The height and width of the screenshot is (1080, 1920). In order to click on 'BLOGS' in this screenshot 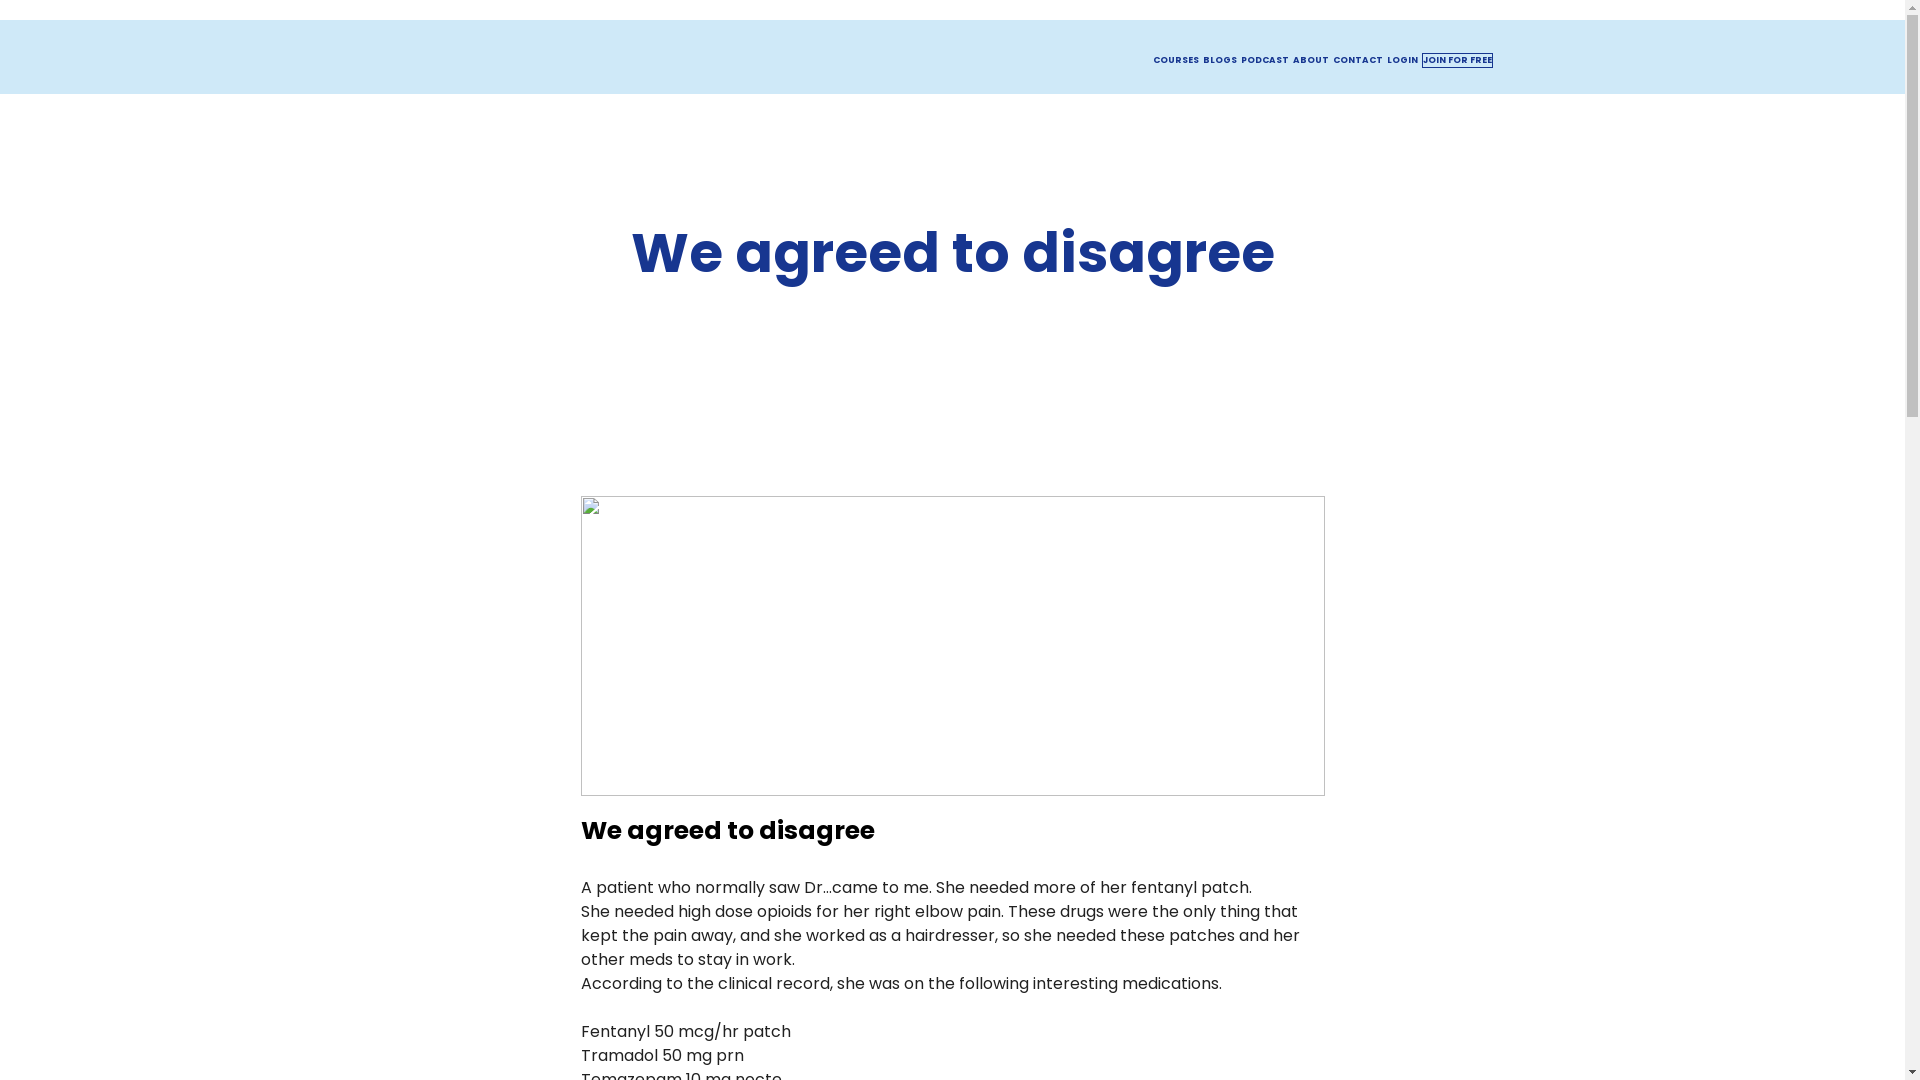, I will do `click(1218, 59)`.